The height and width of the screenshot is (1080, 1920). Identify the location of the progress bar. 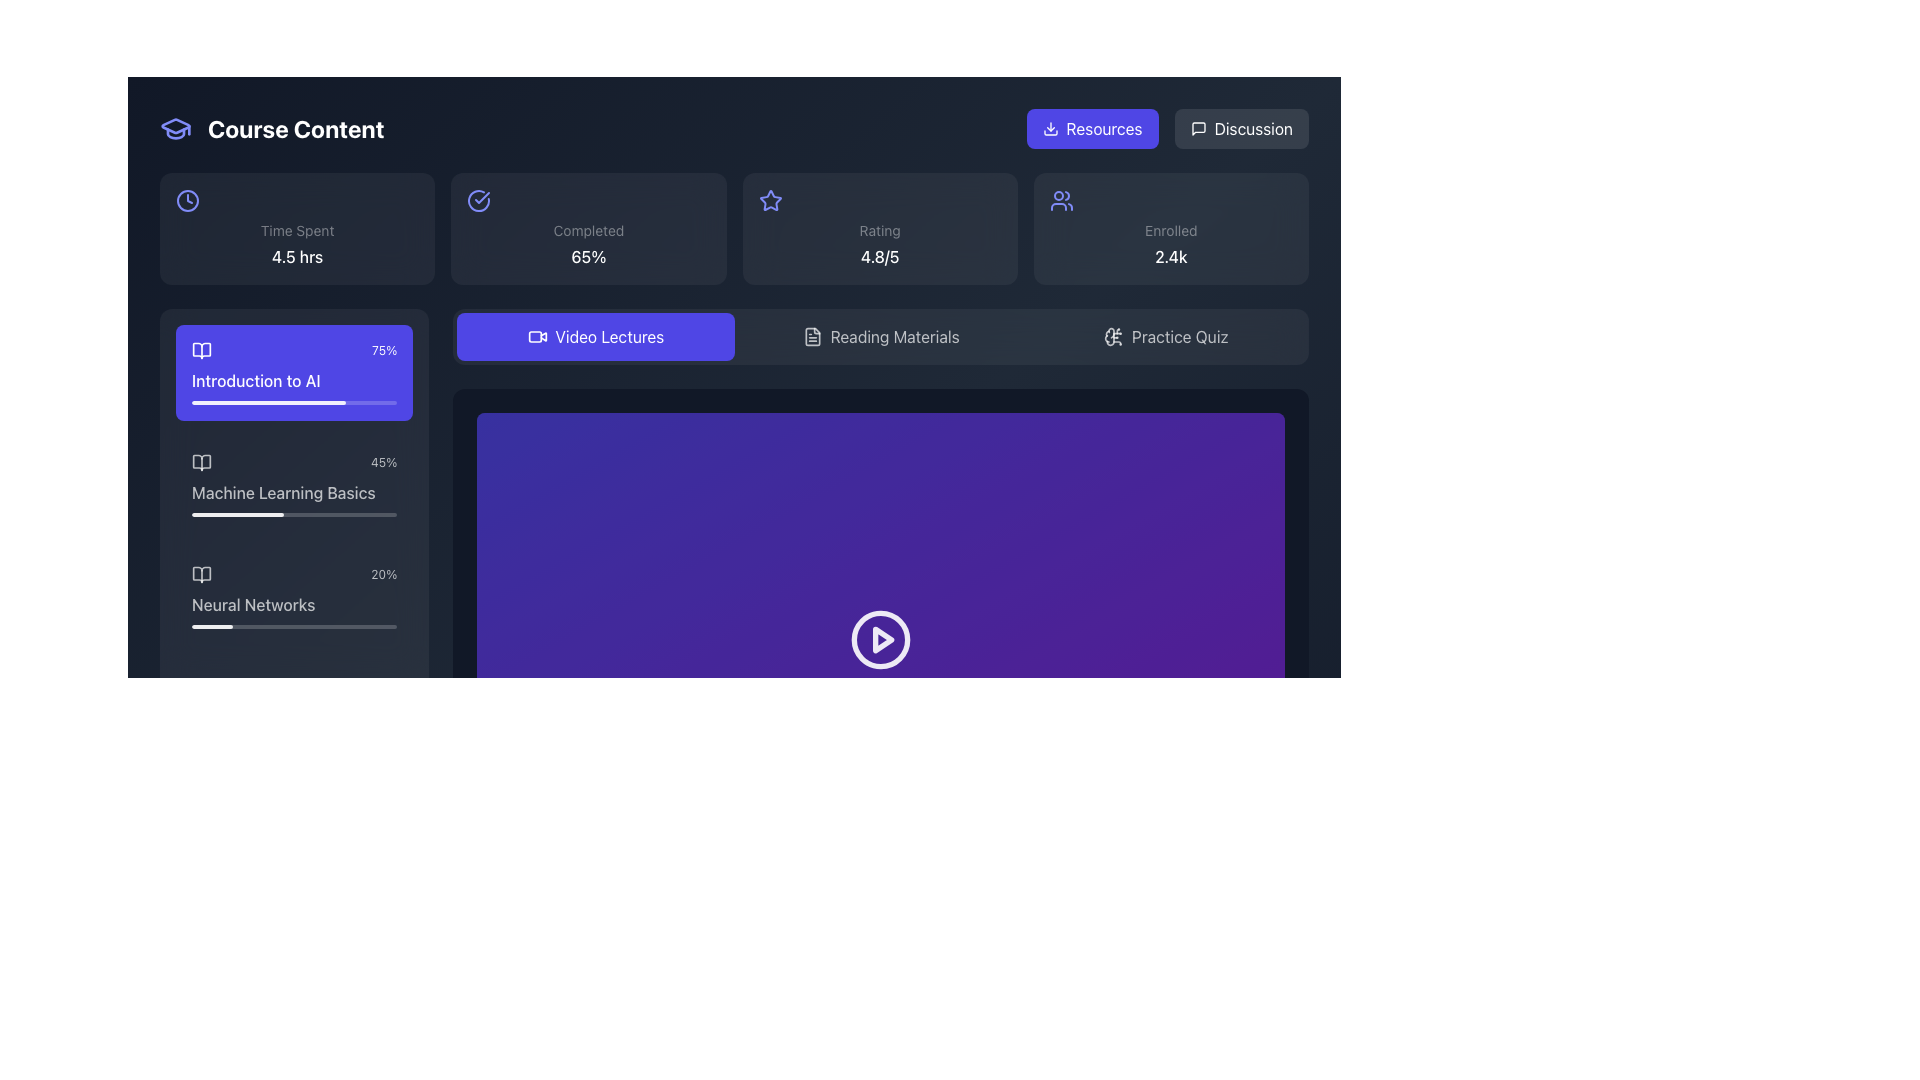
(331, 402).